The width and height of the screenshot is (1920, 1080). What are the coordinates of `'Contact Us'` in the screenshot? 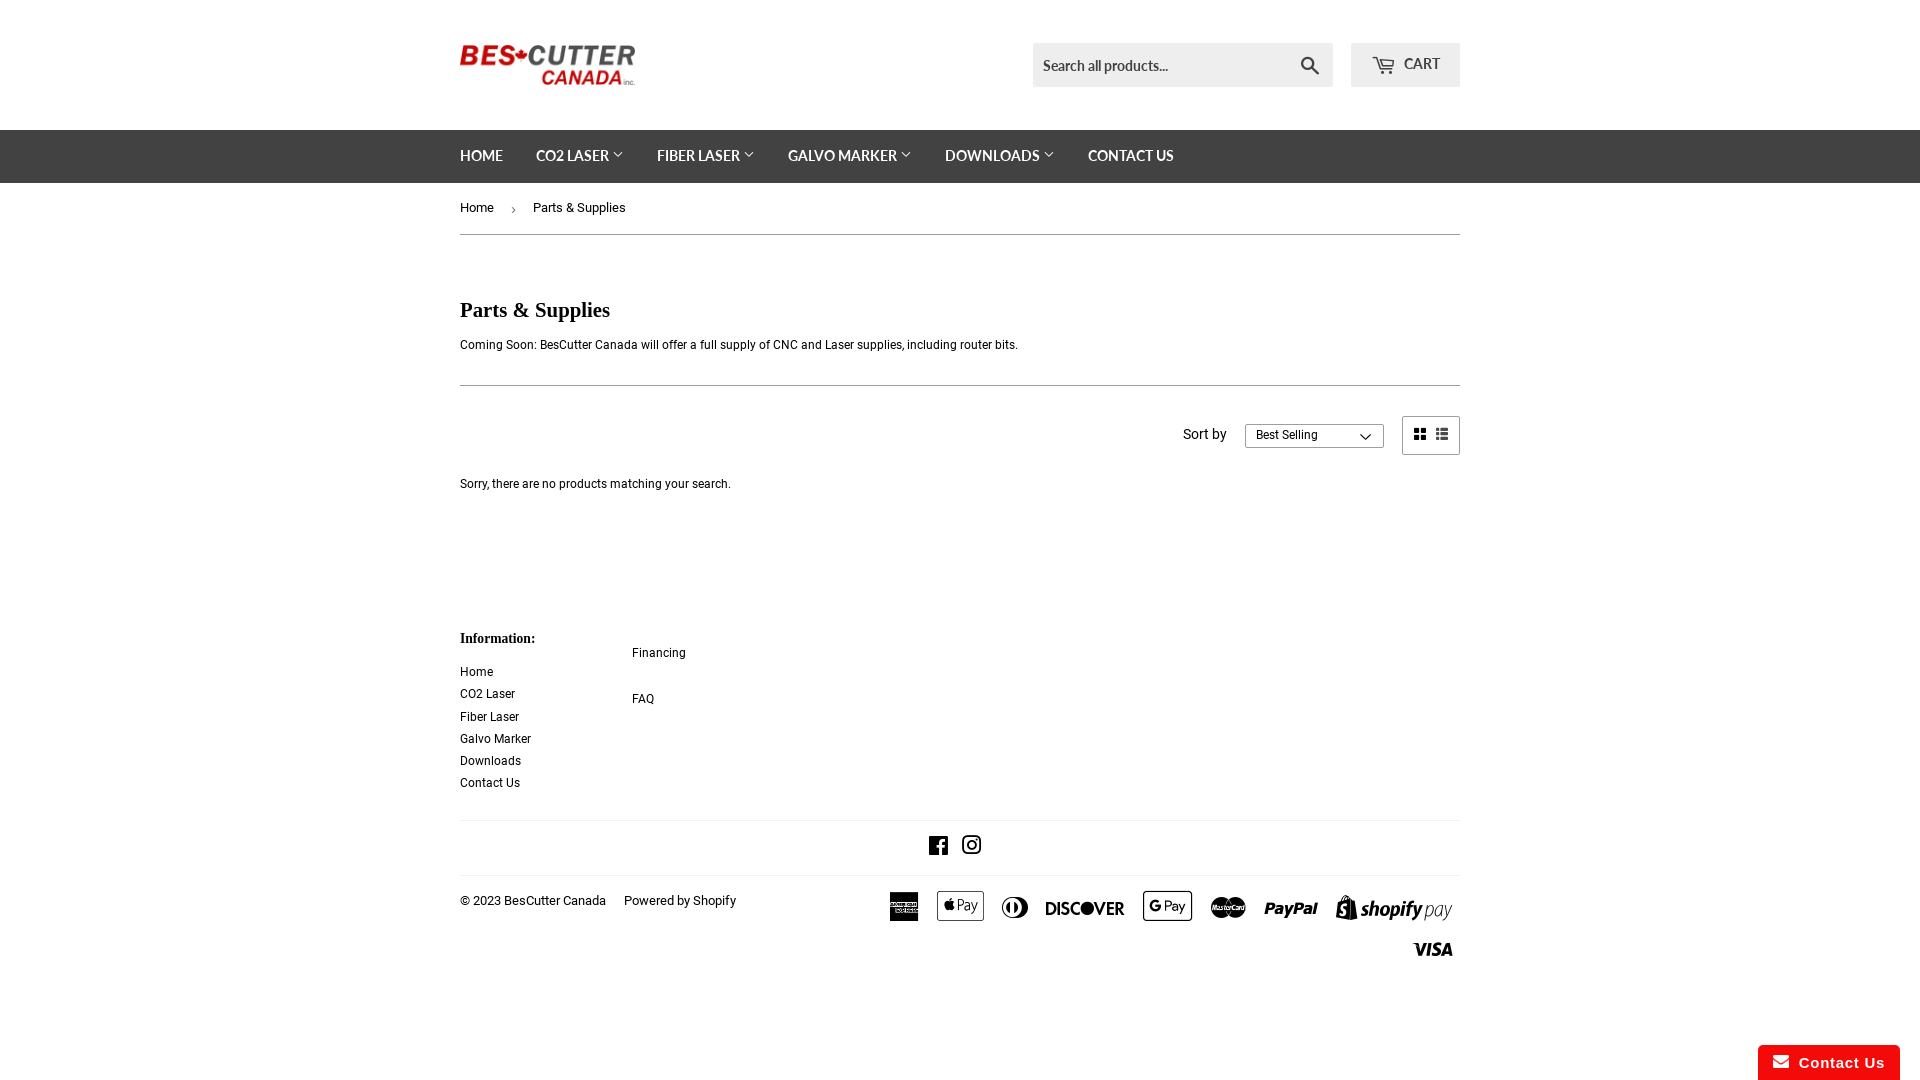 It's located at (489, 782).